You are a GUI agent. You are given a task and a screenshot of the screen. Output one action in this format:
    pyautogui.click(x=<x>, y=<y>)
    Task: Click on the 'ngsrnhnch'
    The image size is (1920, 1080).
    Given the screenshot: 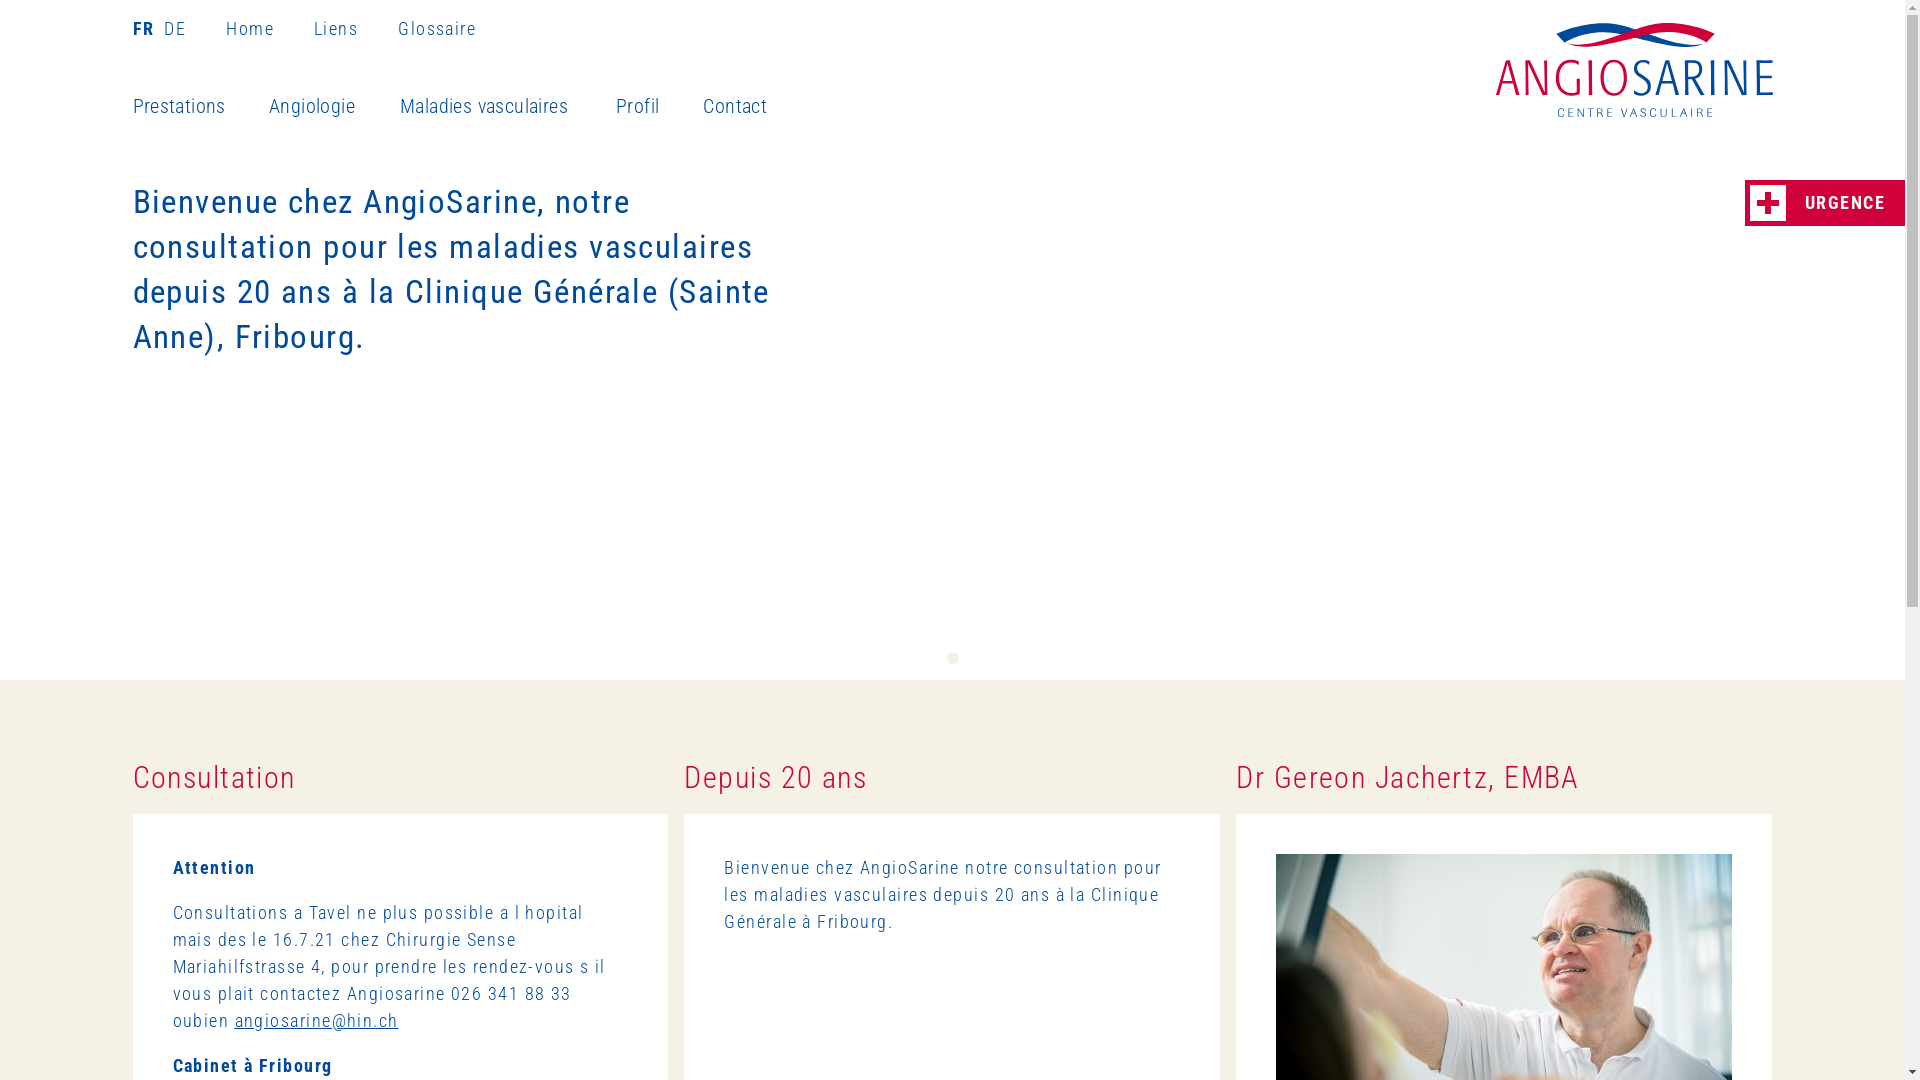 What is the action you would take?
    pyautogui.click(x=235, y=1020)
    